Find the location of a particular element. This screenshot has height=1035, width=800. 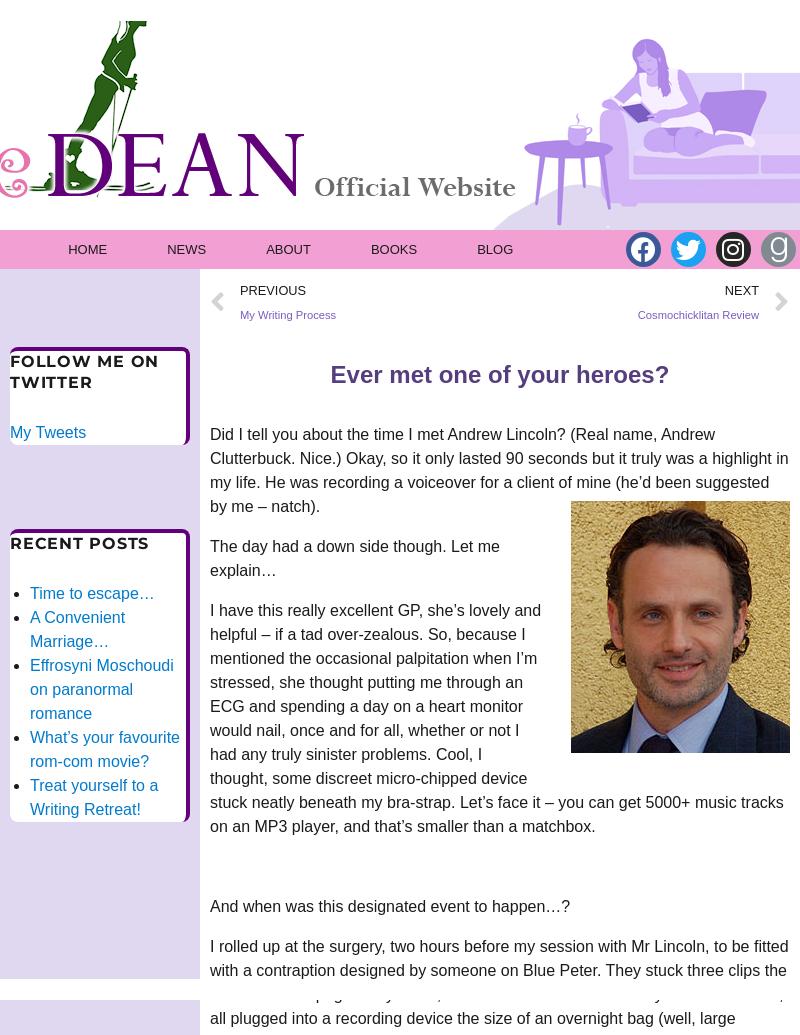

'Did I tell you about the time I met Andrew Lincoln? (Real name, Andrew Clutterbuck. Nice.) Okay, so it only lasted 90 seconds but it truly was a highlight in my life. He was recording a voiceover for a client of mine (he’d been suggested by me – natch).' is located at coordinates (499, 470).